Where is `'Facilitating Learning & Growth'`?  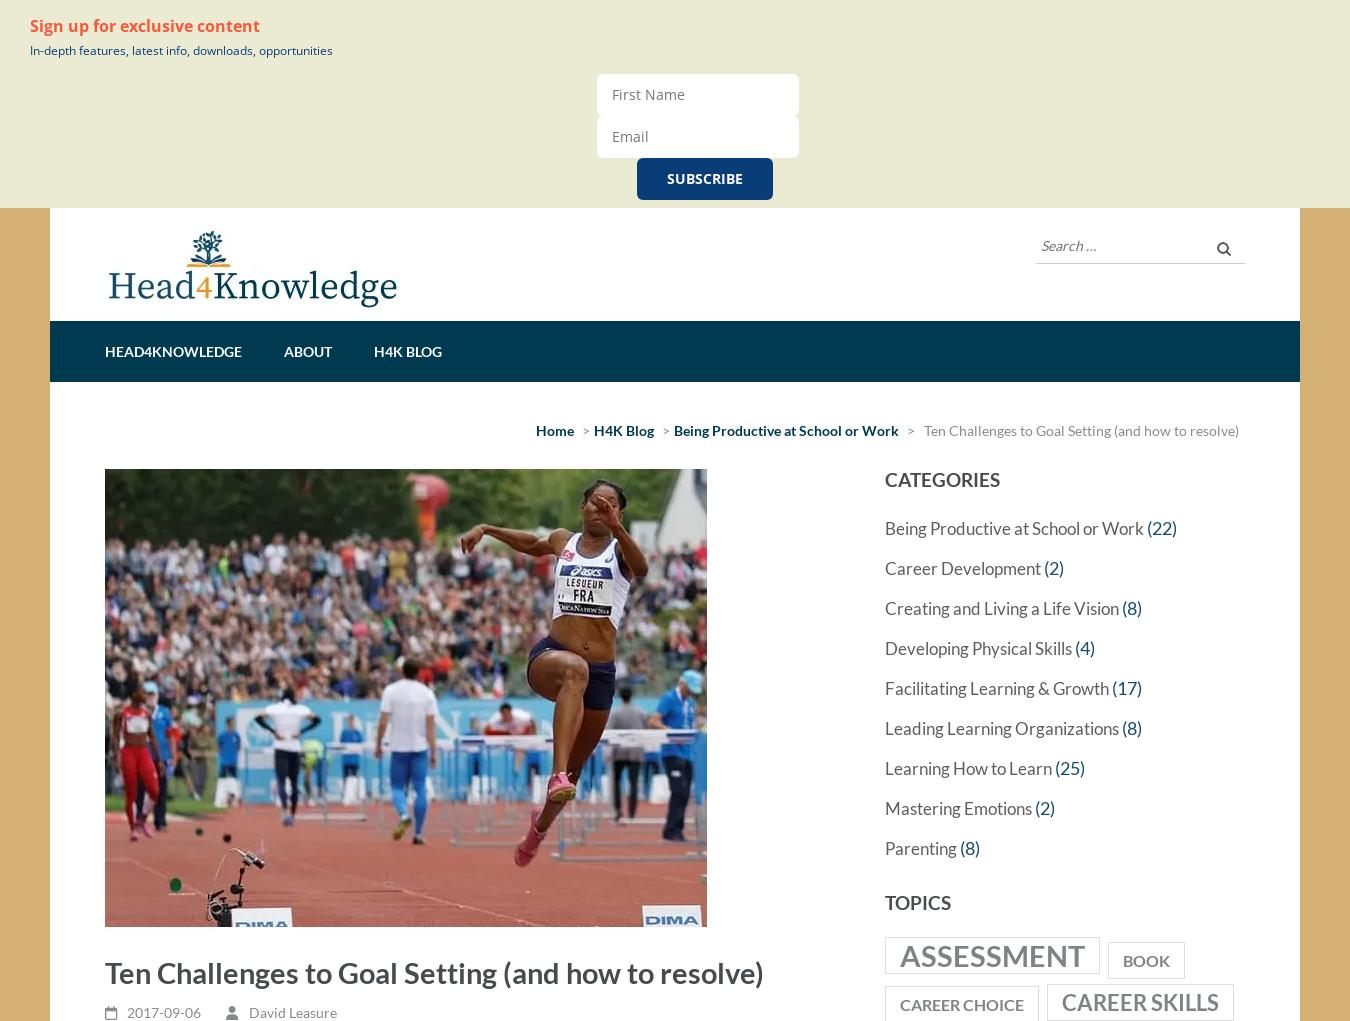 'Facilitating Learning & Growth' is located at coordinates (995, 695).